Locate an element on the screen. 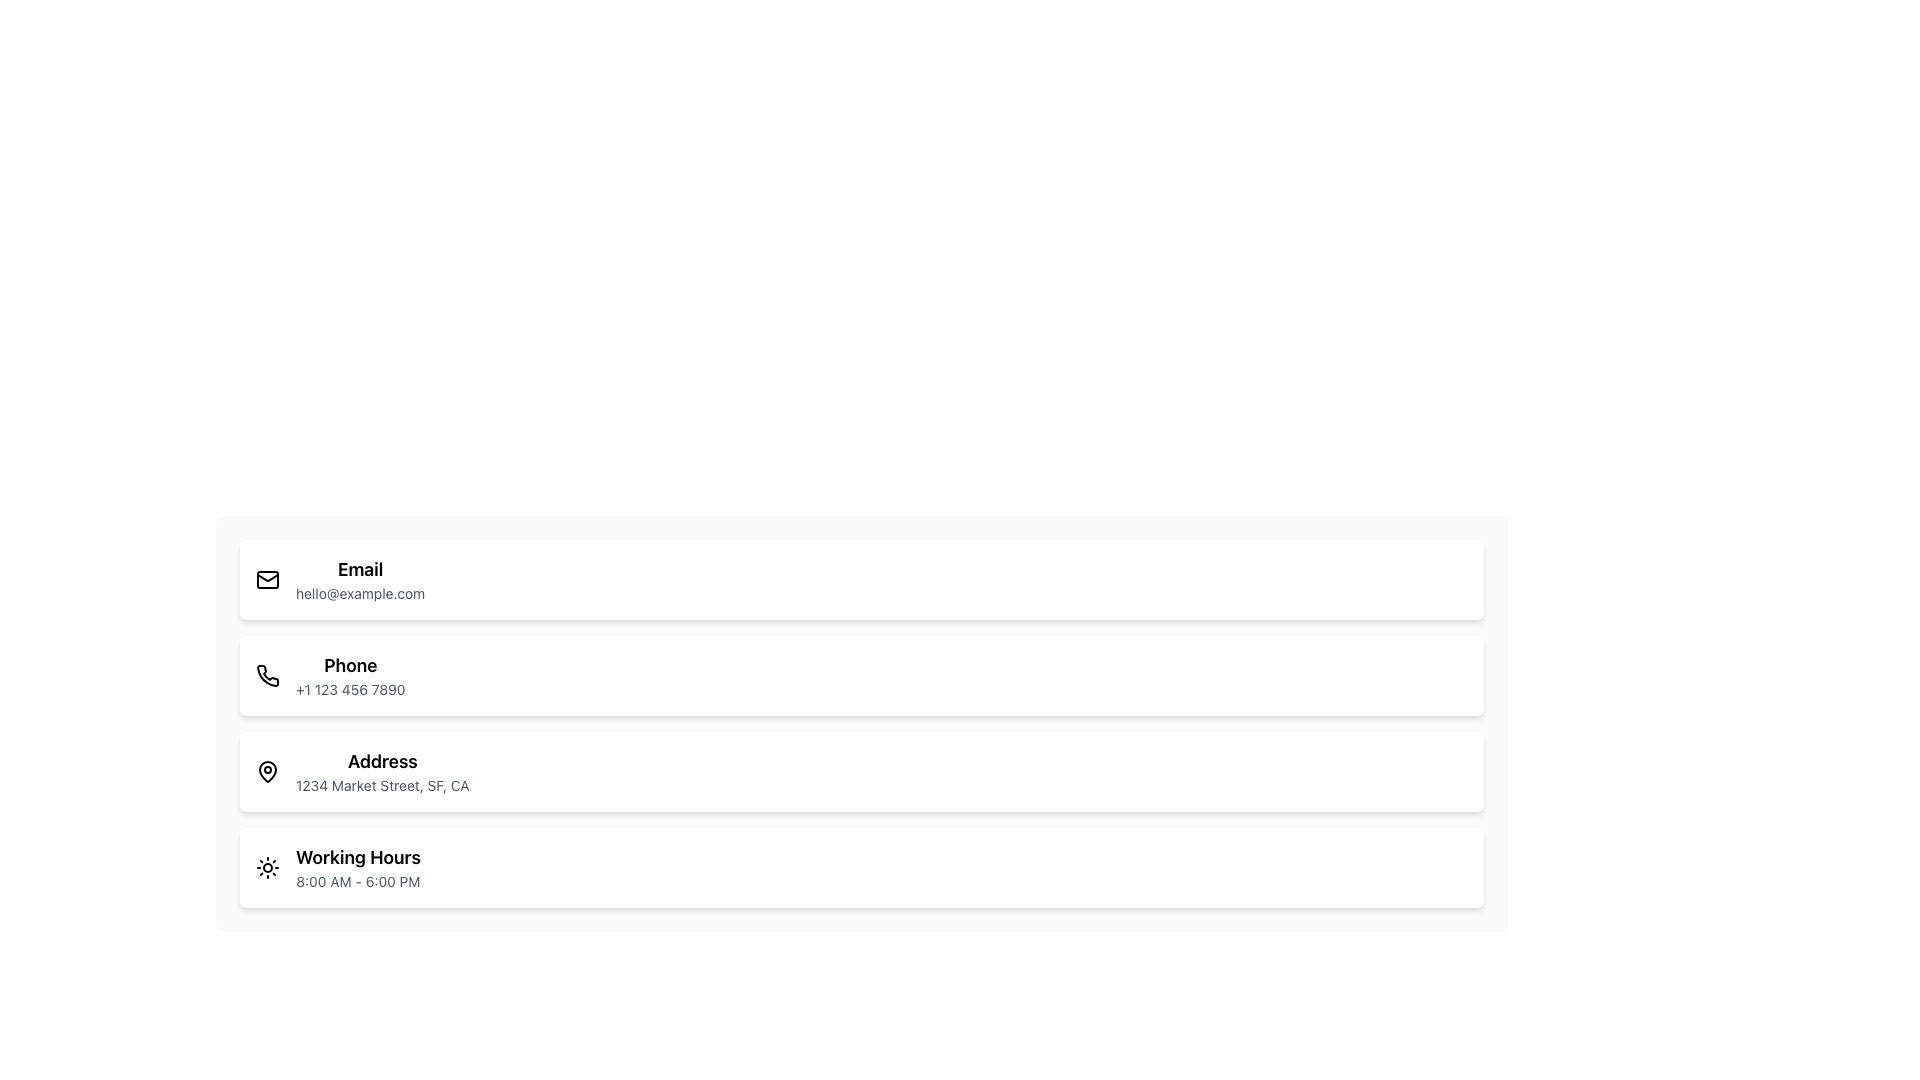 The width and height of the screenshot is (1920, 1080). the rectangular graphical component representing the email feature icon located within the SVG envelope icon is located at coordinates (267, 579).